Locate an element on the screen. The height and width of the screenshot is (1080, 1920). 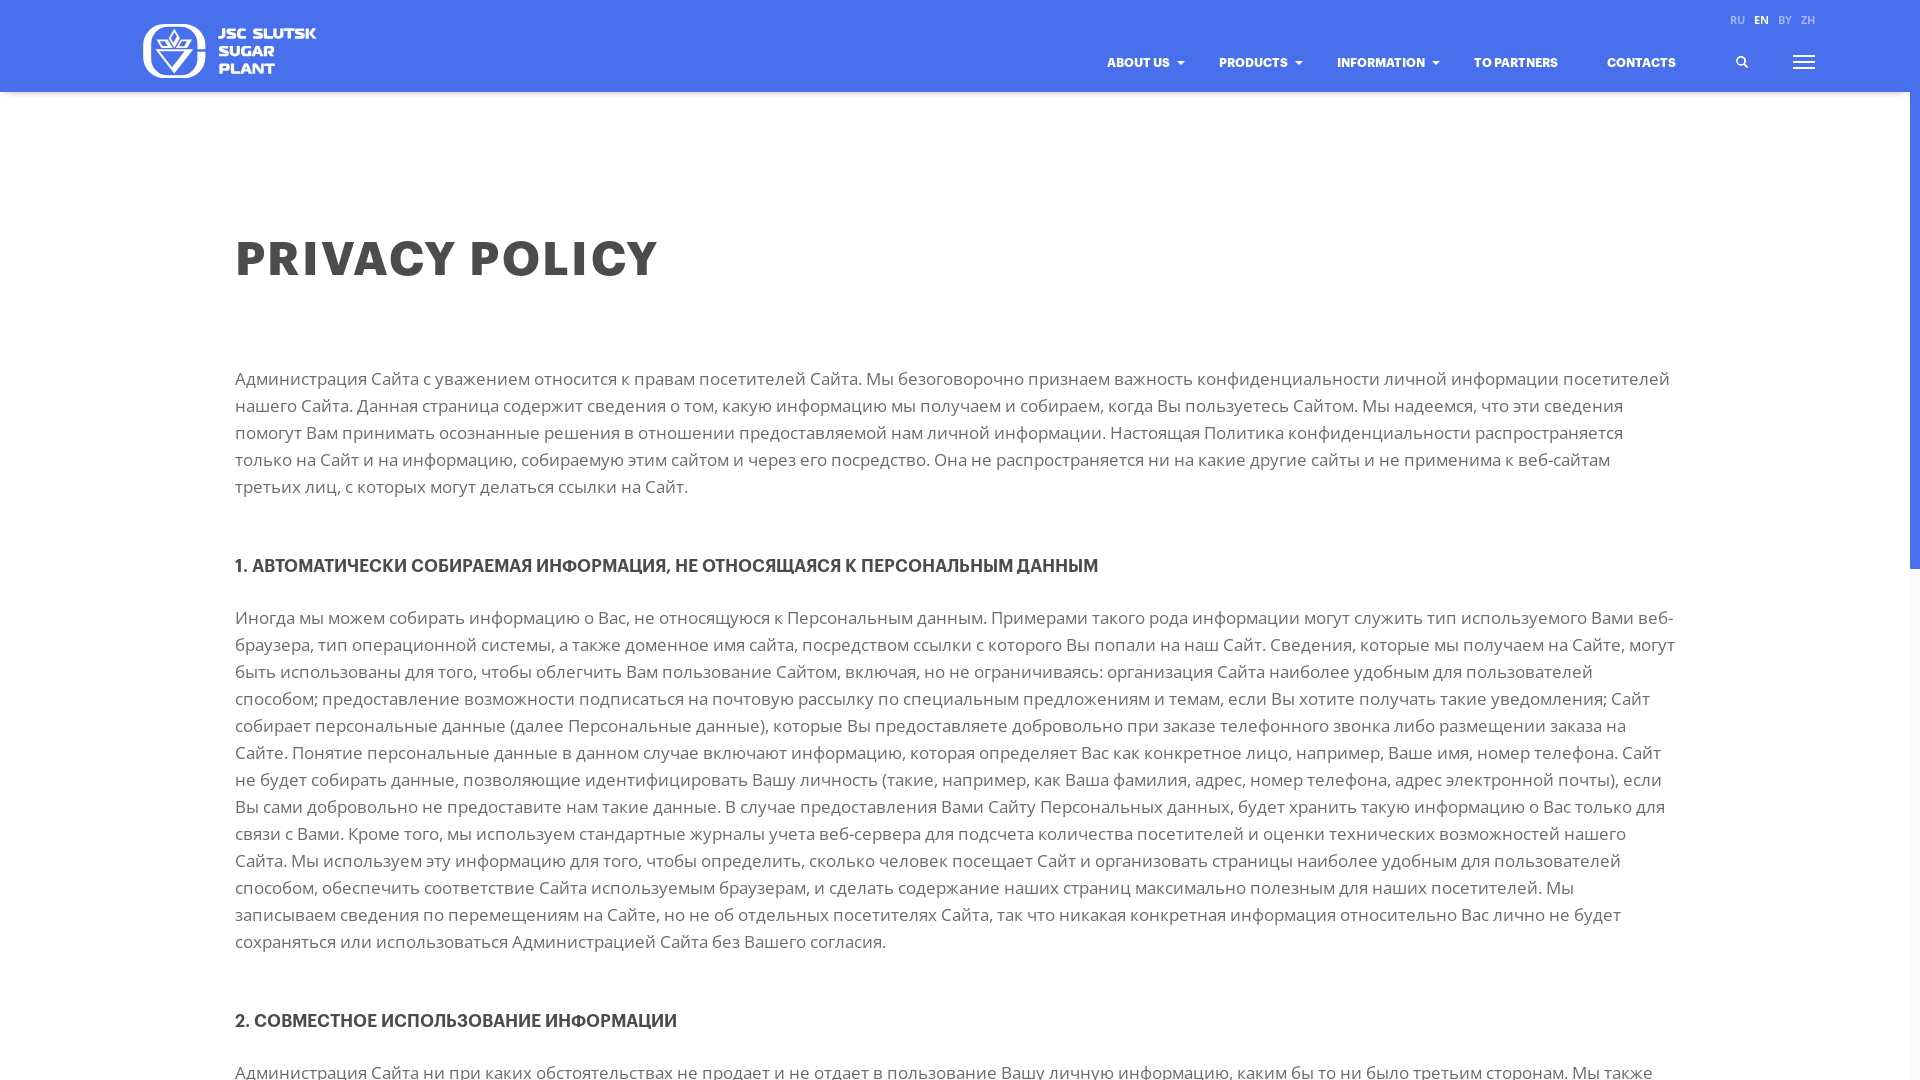
'CONTACTS' is located at coordinates (1606, 79).